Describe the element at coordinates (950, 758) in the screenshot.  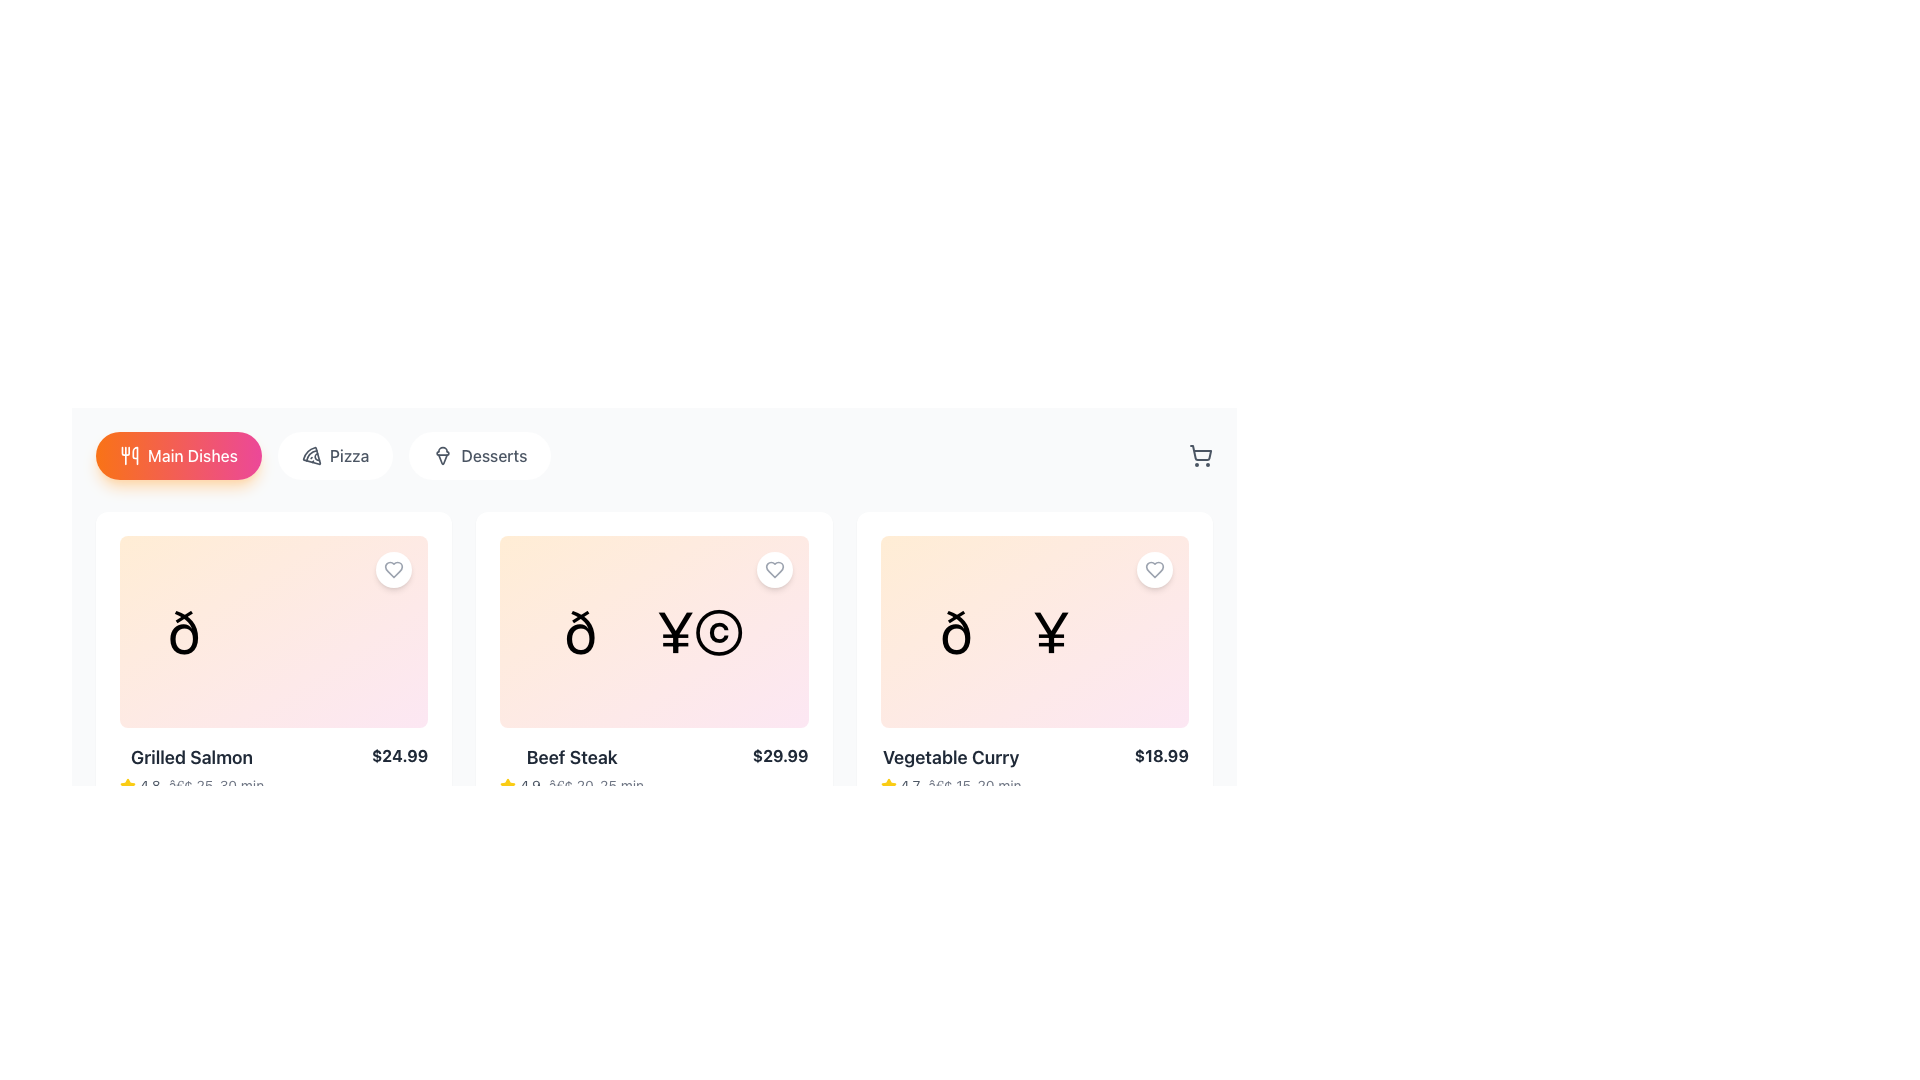
I see `the static text label displaying 'Vegetable Curry', which is styled in bold and large font, located in the rightmost card below the icon graphics` at that location.